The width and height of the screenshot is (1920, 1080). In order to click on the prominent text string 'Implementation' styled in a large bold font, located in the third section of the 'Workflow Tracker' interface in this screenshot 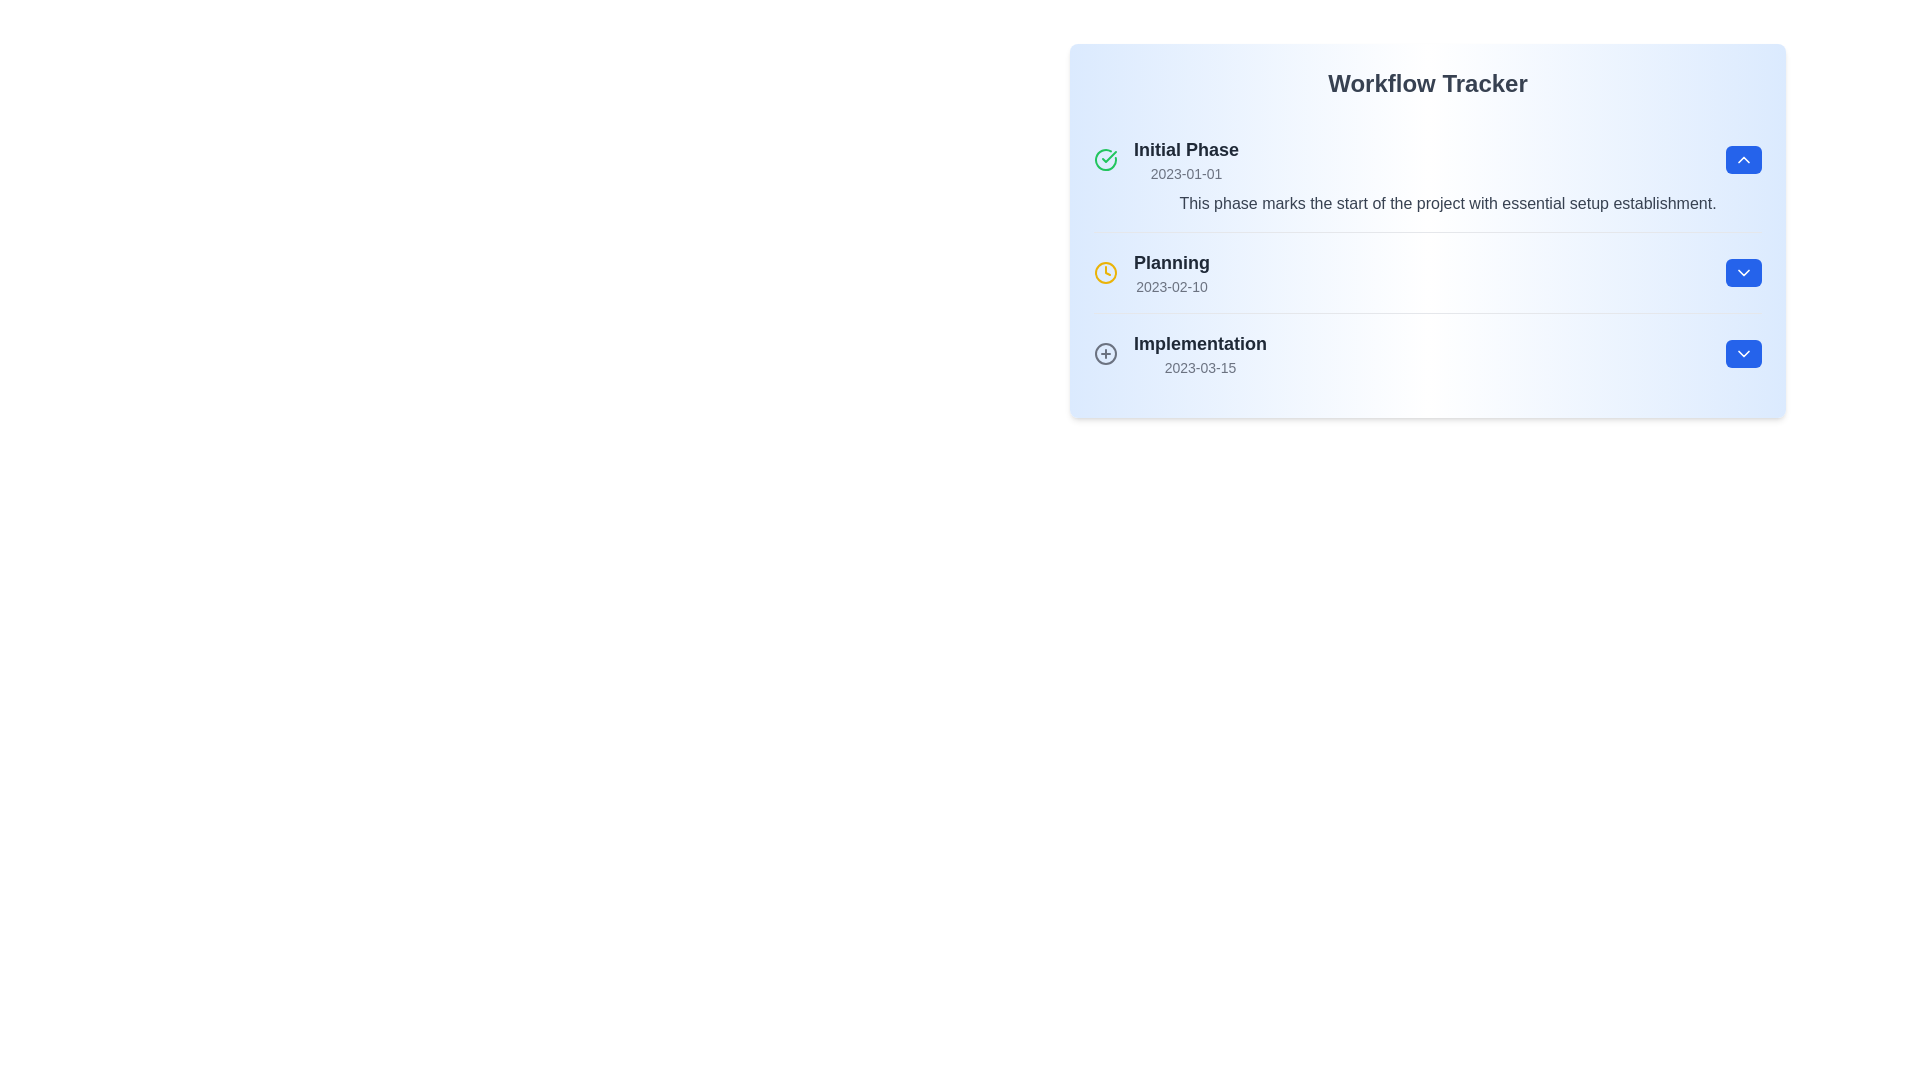, I will do `click(1200, 342)`.